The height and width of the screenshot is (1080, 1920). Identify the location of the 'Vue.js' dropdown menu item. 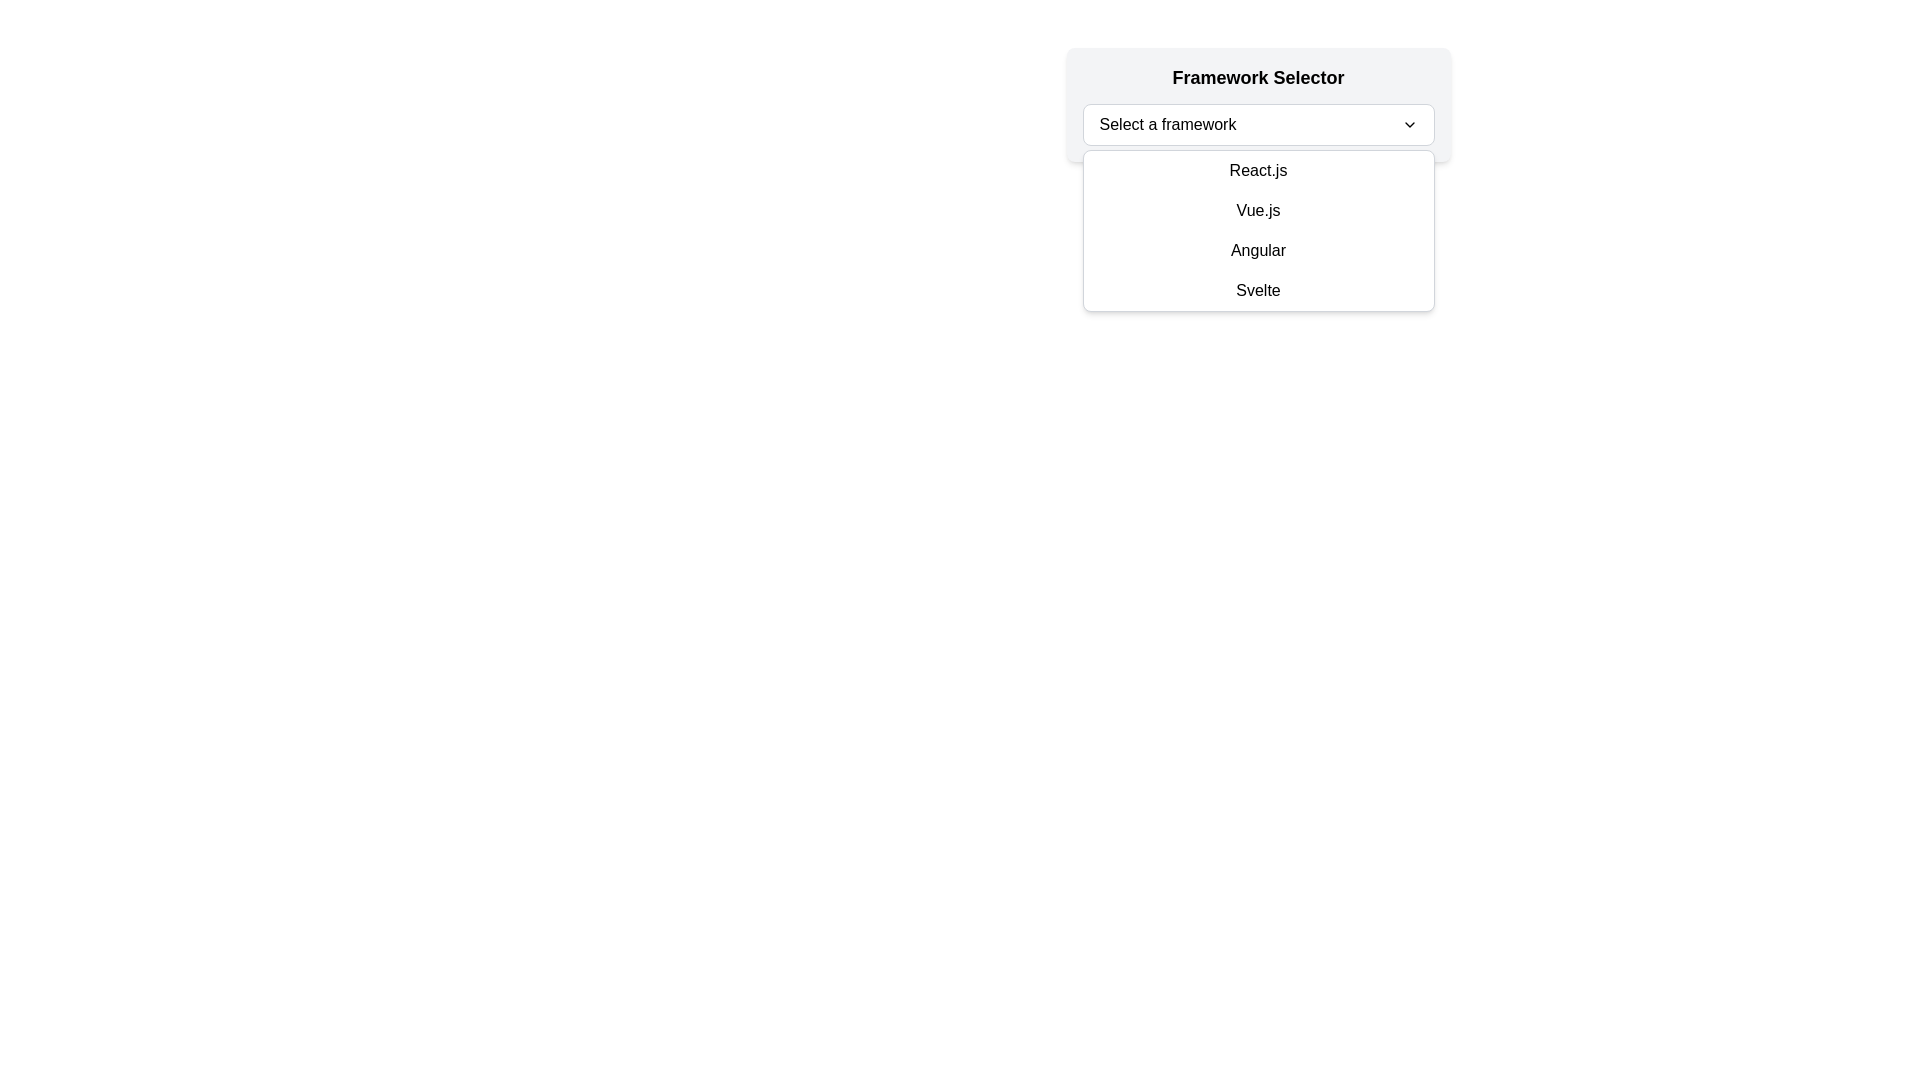
(1257, 211).